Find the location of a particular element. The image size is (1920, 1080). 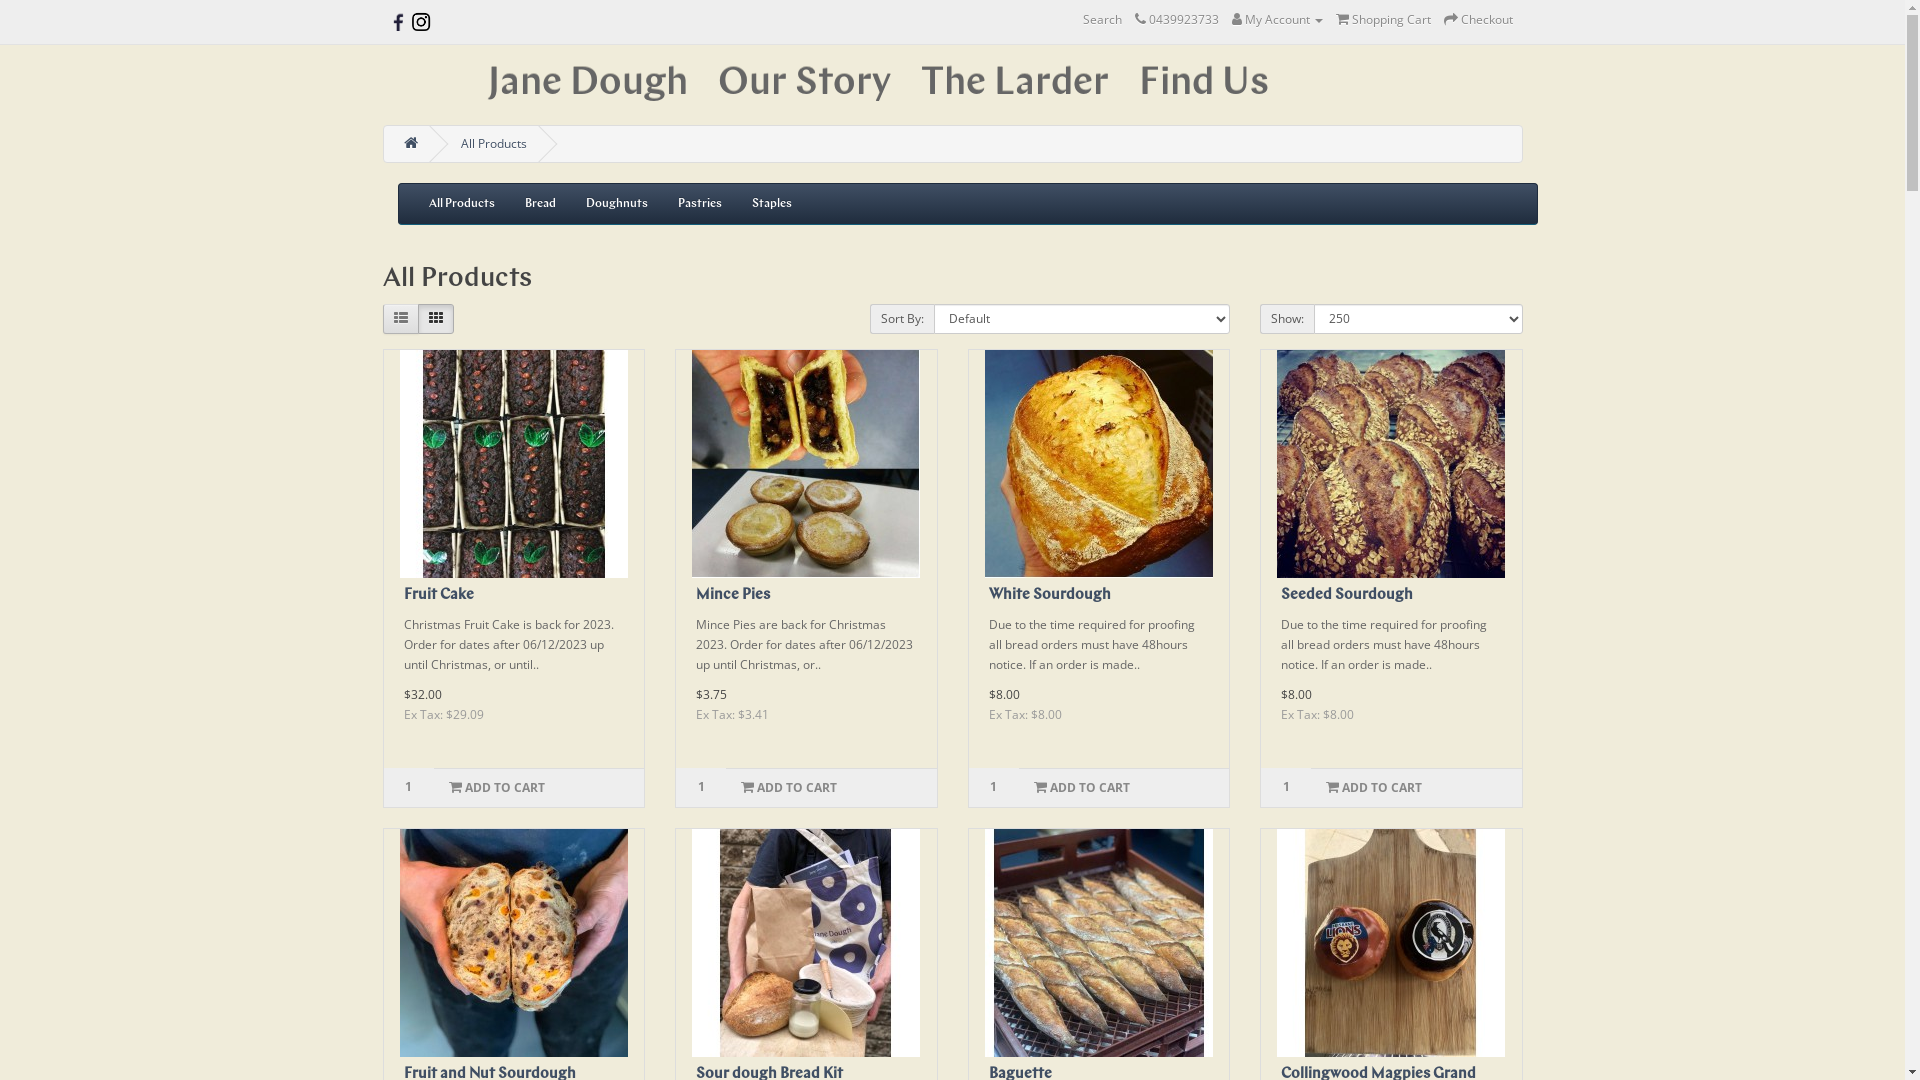

'The Larder' is located at coordinates (1014, 83).